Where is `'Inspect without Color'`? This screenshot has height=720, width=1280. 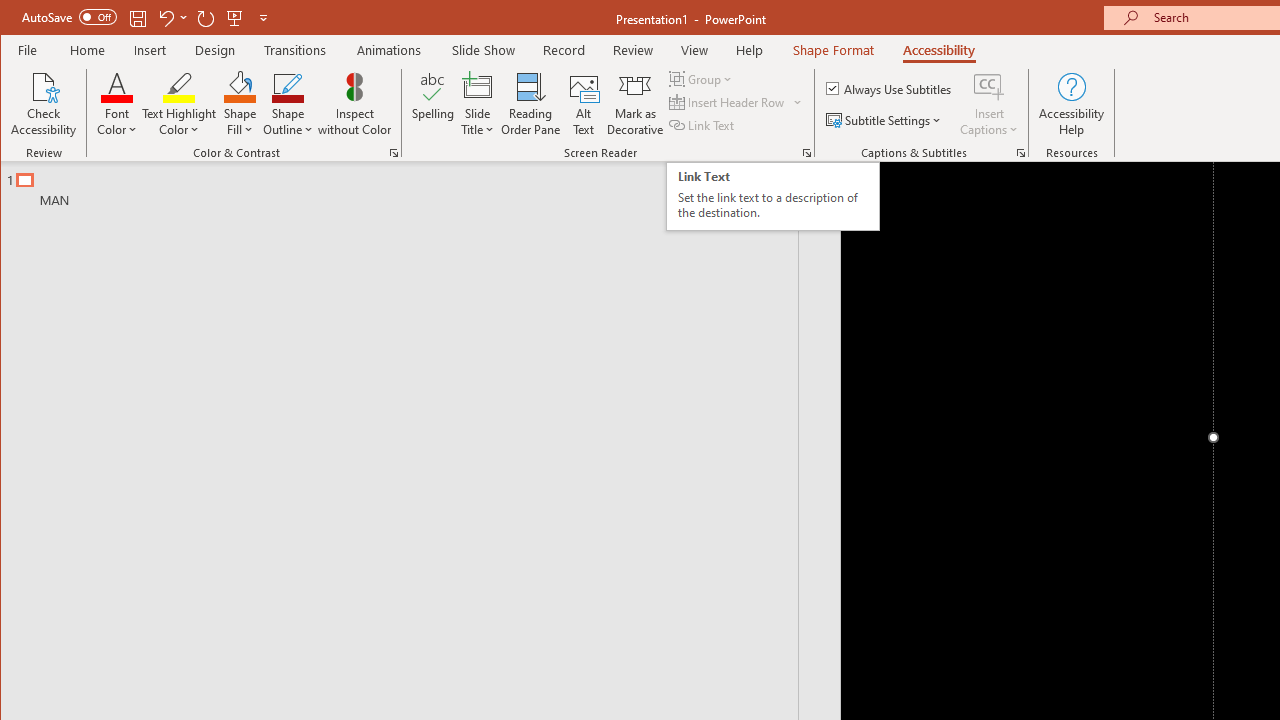 'Inspect without Color' is located at coordinates (355, 104).